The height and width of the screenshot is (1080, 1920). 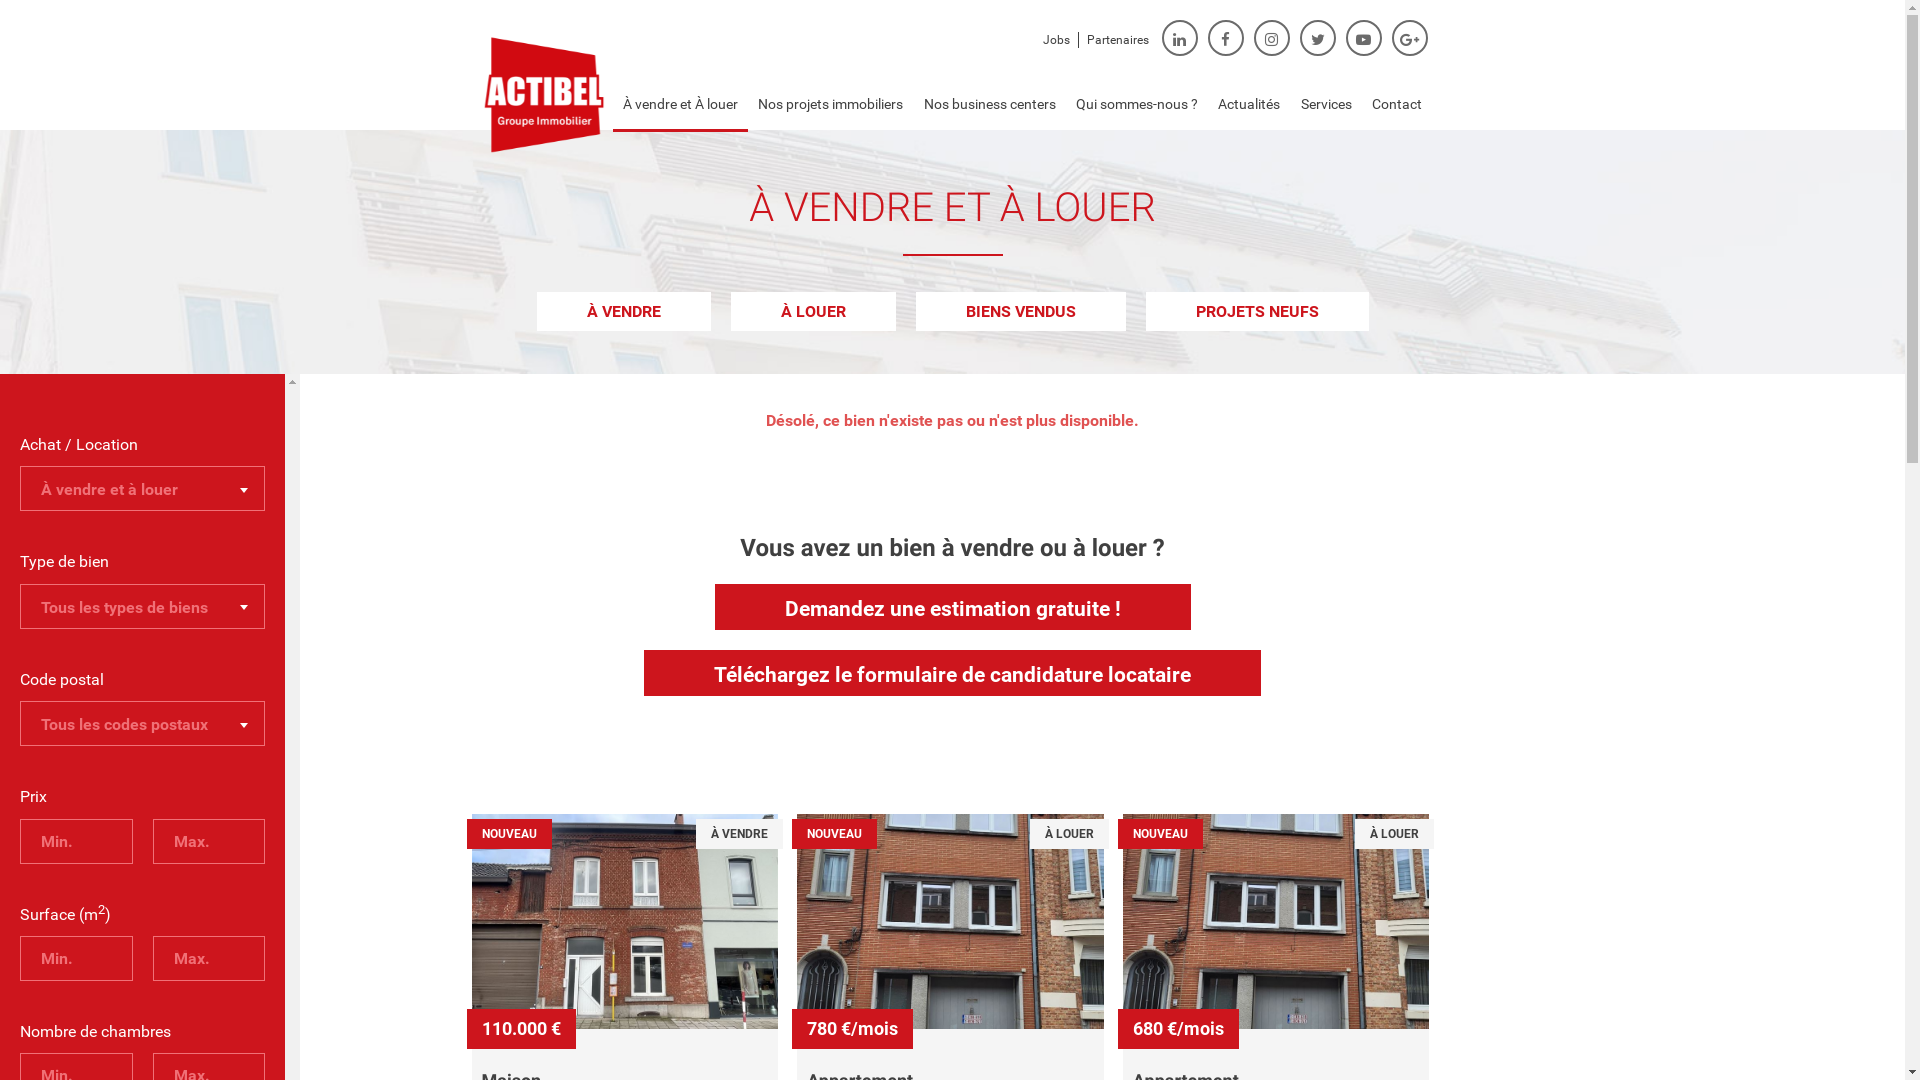 I want to click on 'LinkedIn', so click(x=1180, y=38).